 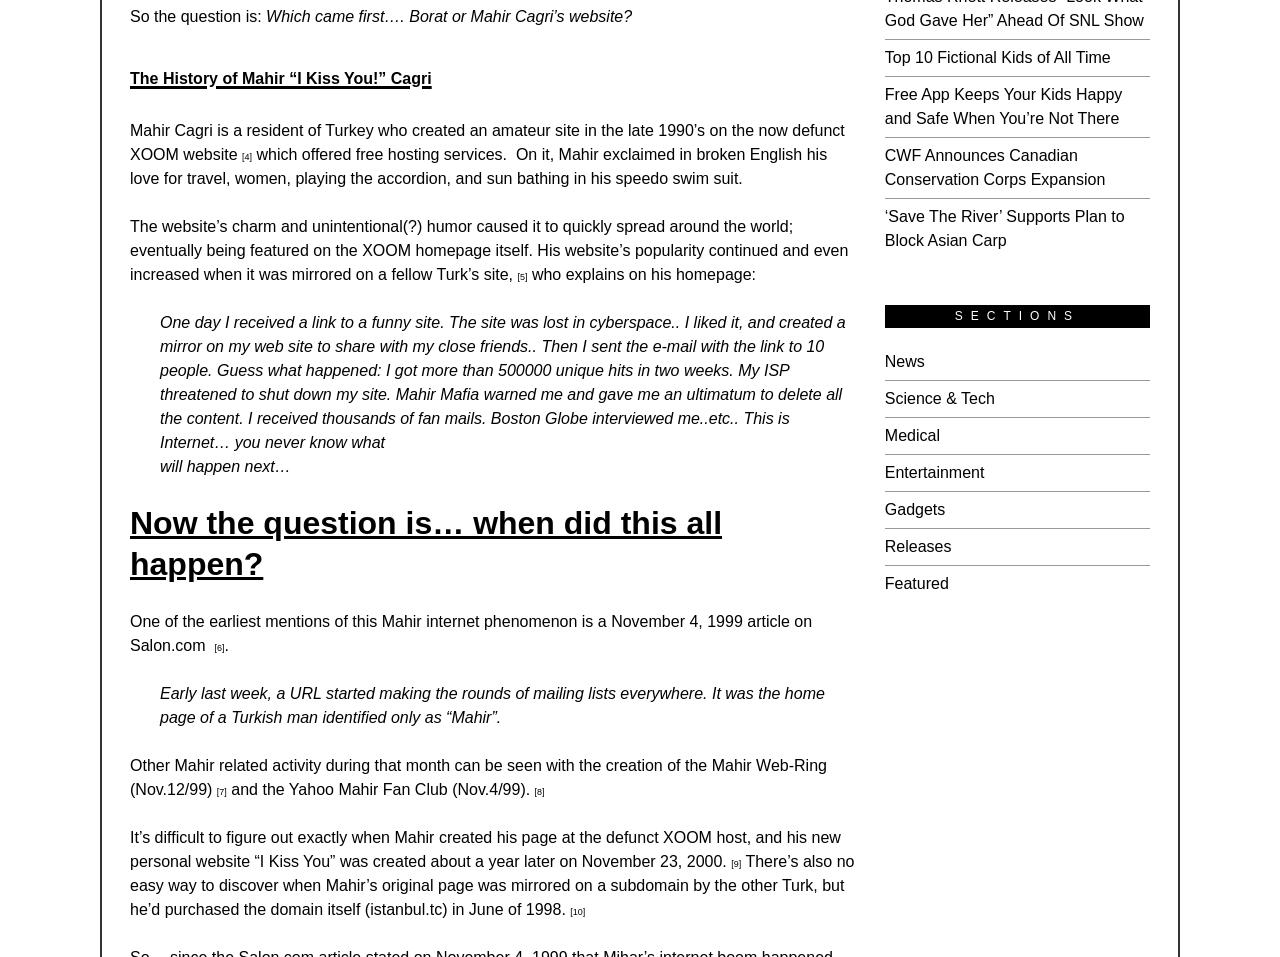 I want to click on 'Early last week, a URL started making the rounds of mailing lists everywhere. It was the home page of a Turkish man identified only as “Mahir”.', so click(x=492, y=704).